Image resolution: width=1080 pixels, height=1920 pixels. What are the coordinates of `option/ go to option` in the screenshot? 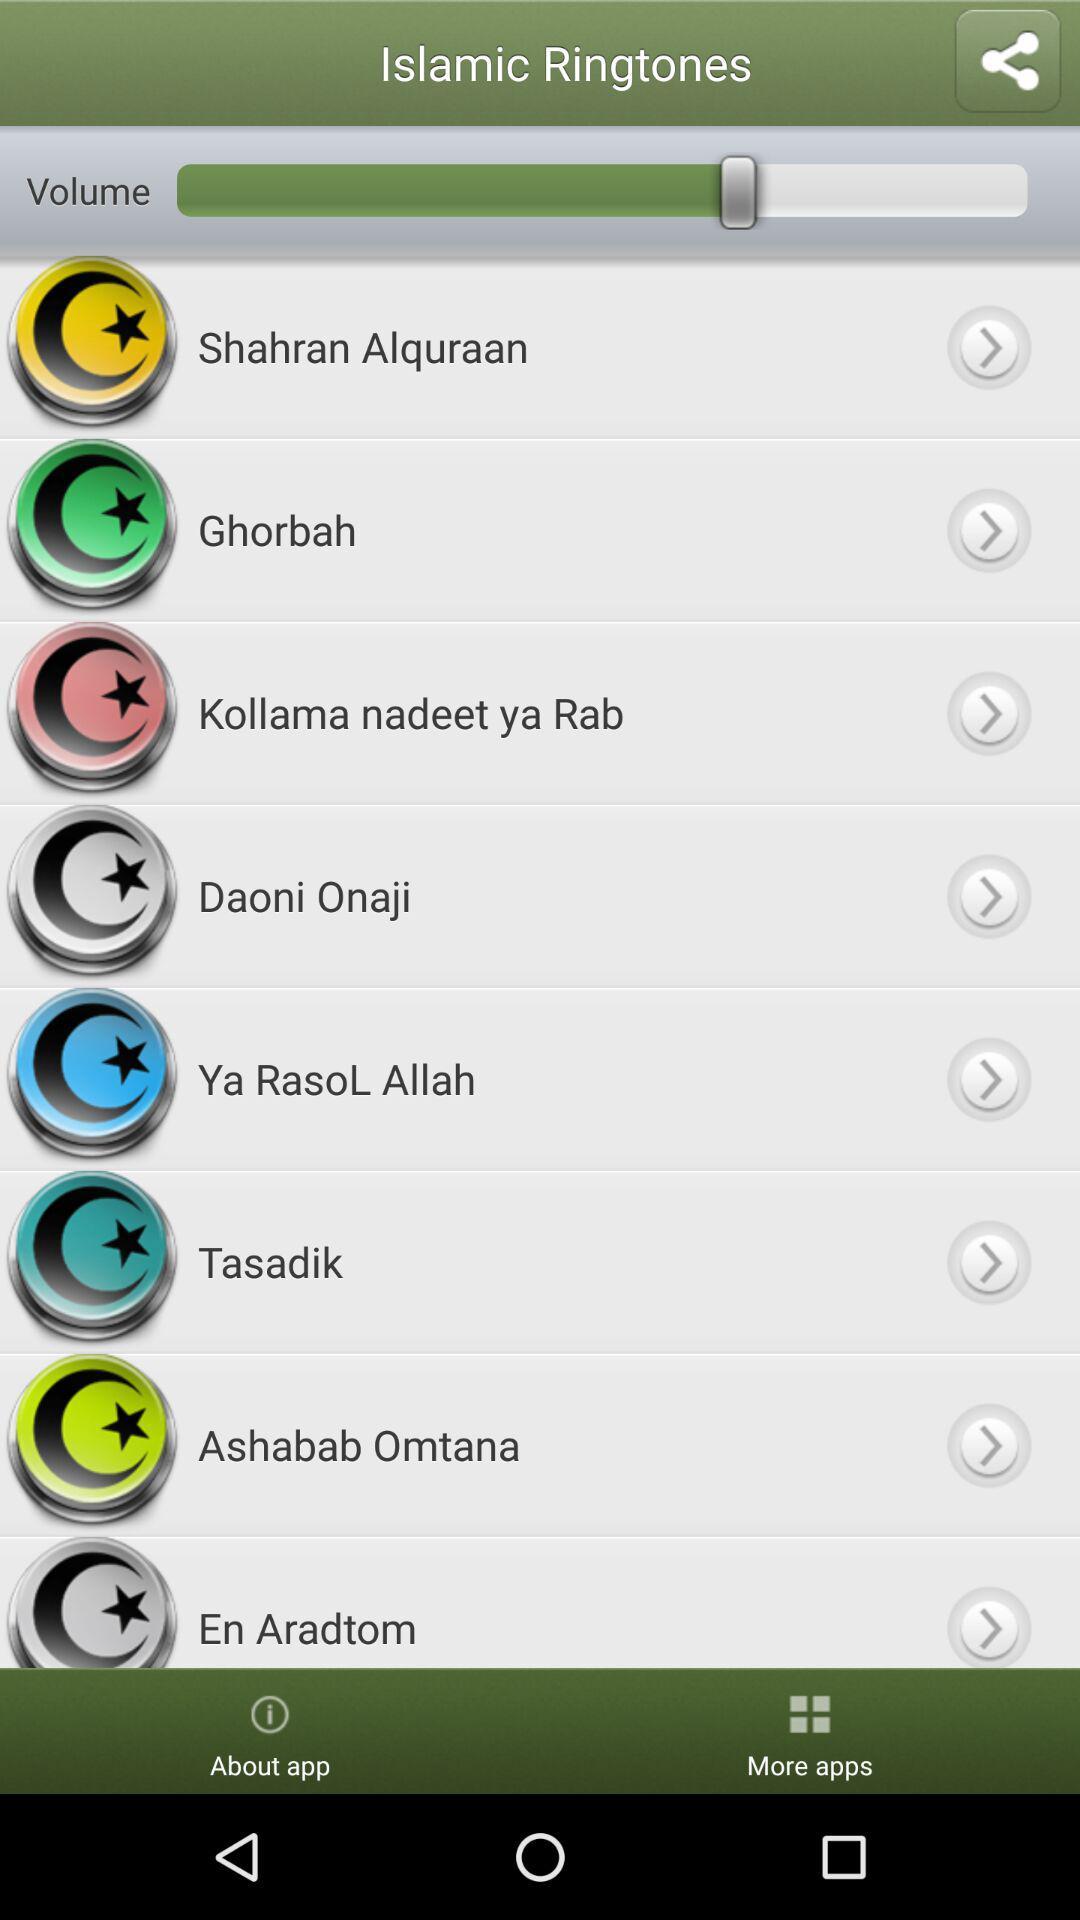 It's located at (987, 529).